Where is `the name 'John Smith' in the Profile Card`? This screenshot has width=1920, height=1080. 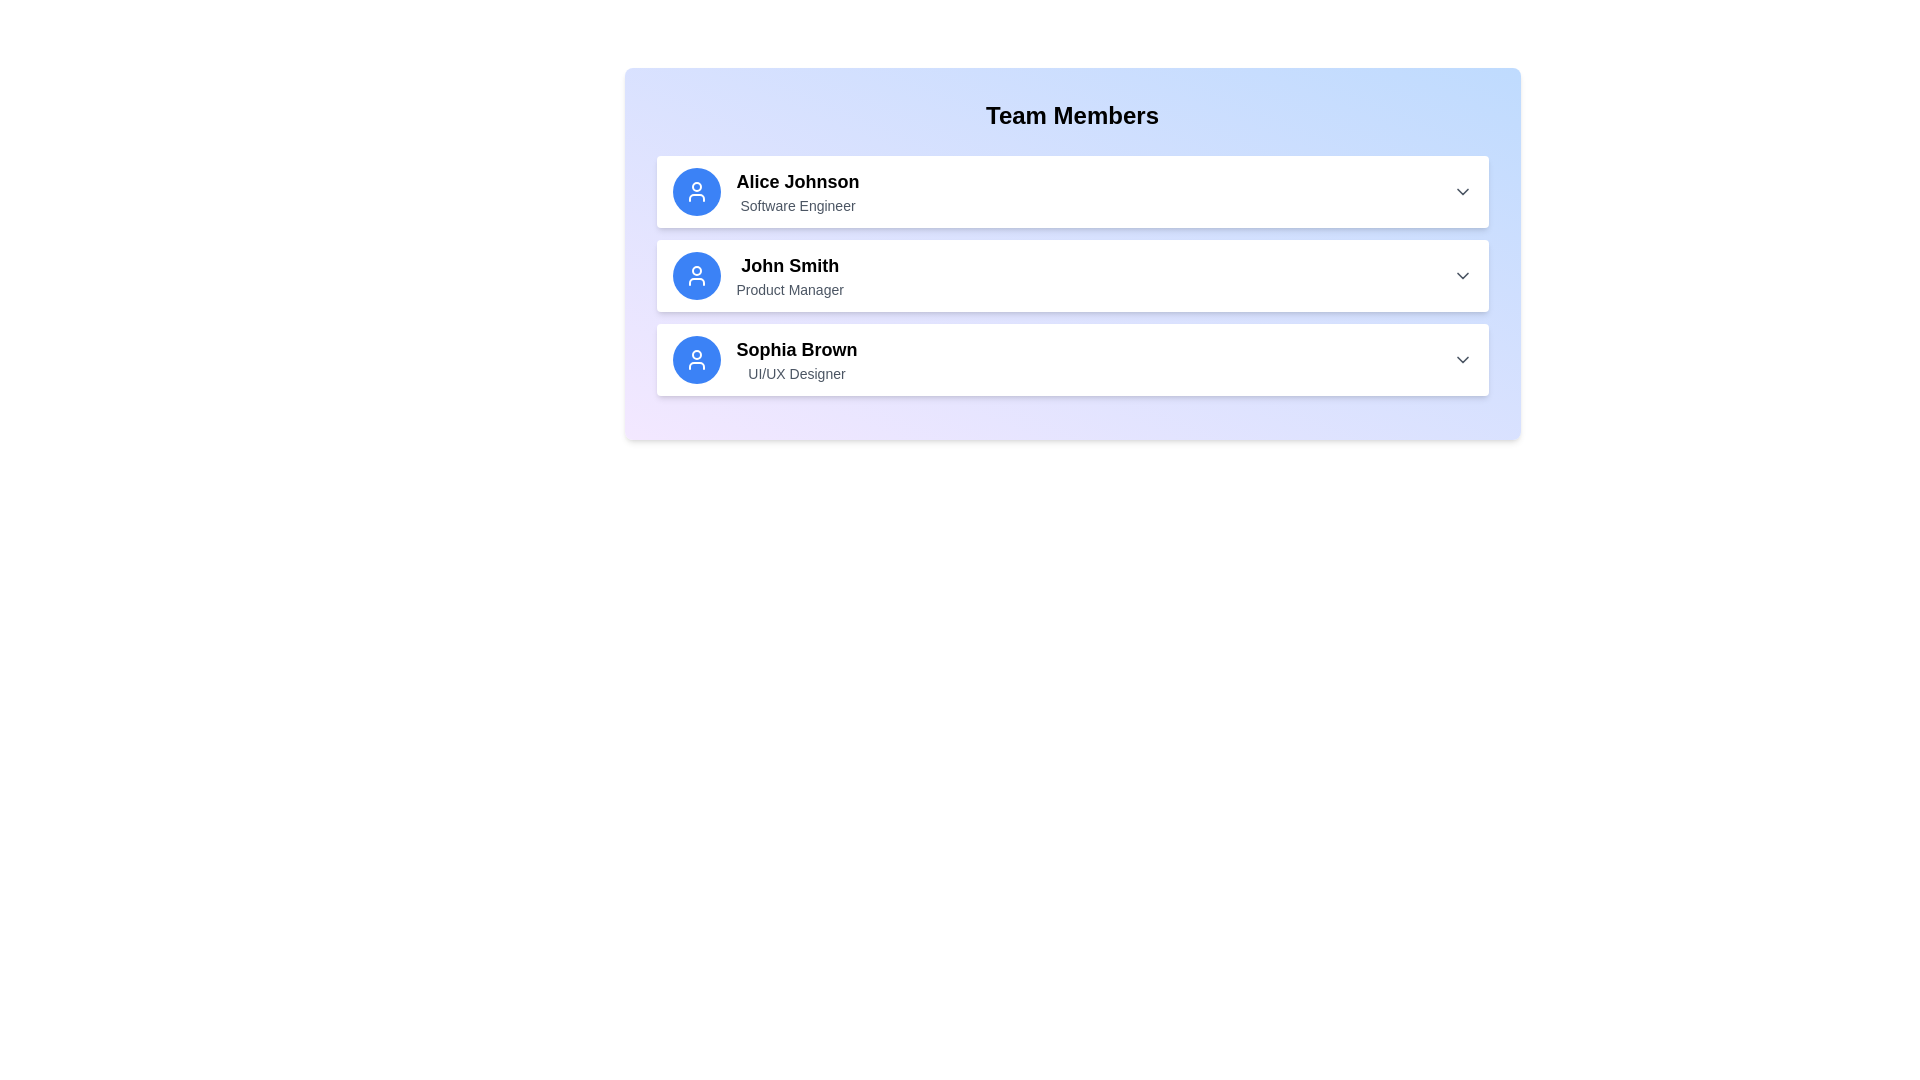 the name 'John Smith' in the Profile Card is located at coordinates (1071, 276).